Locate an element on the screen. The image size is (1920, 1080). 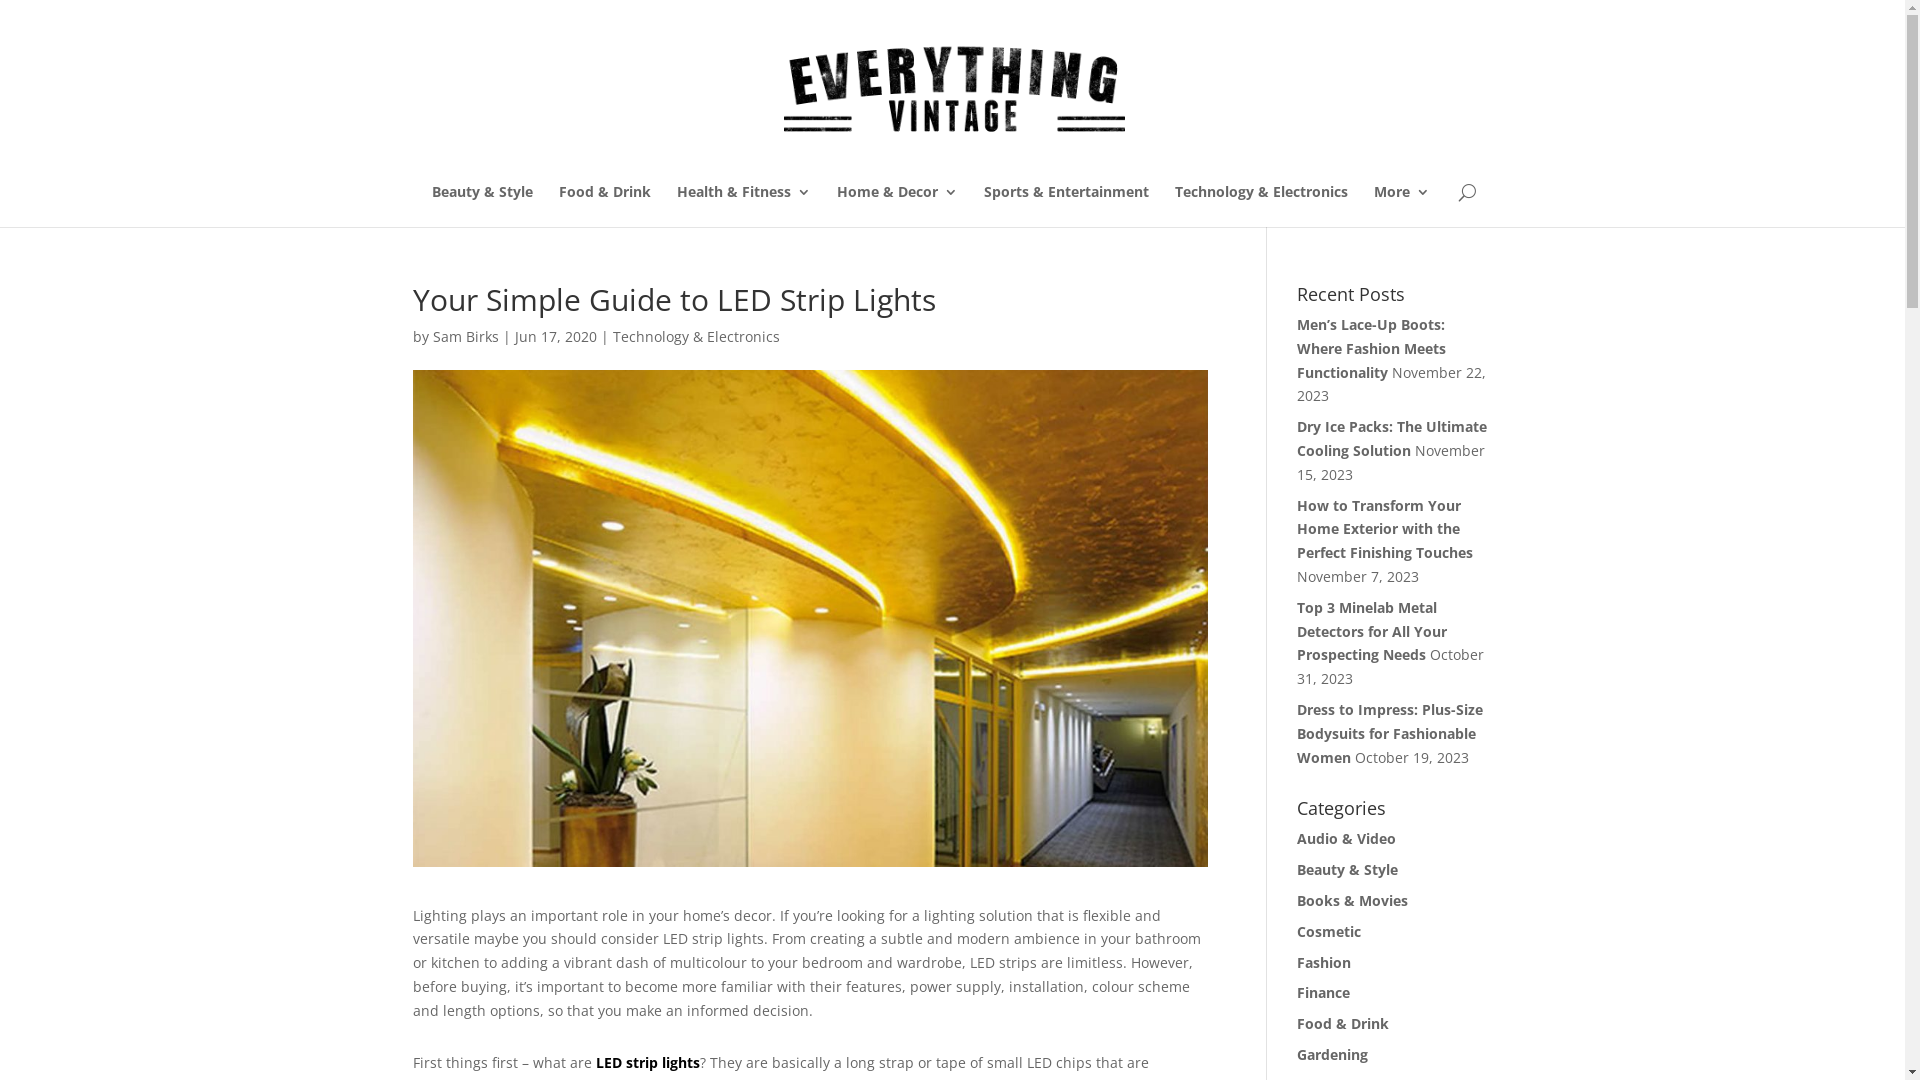
'Books & Movies' is located at coordinates (1352, 900).